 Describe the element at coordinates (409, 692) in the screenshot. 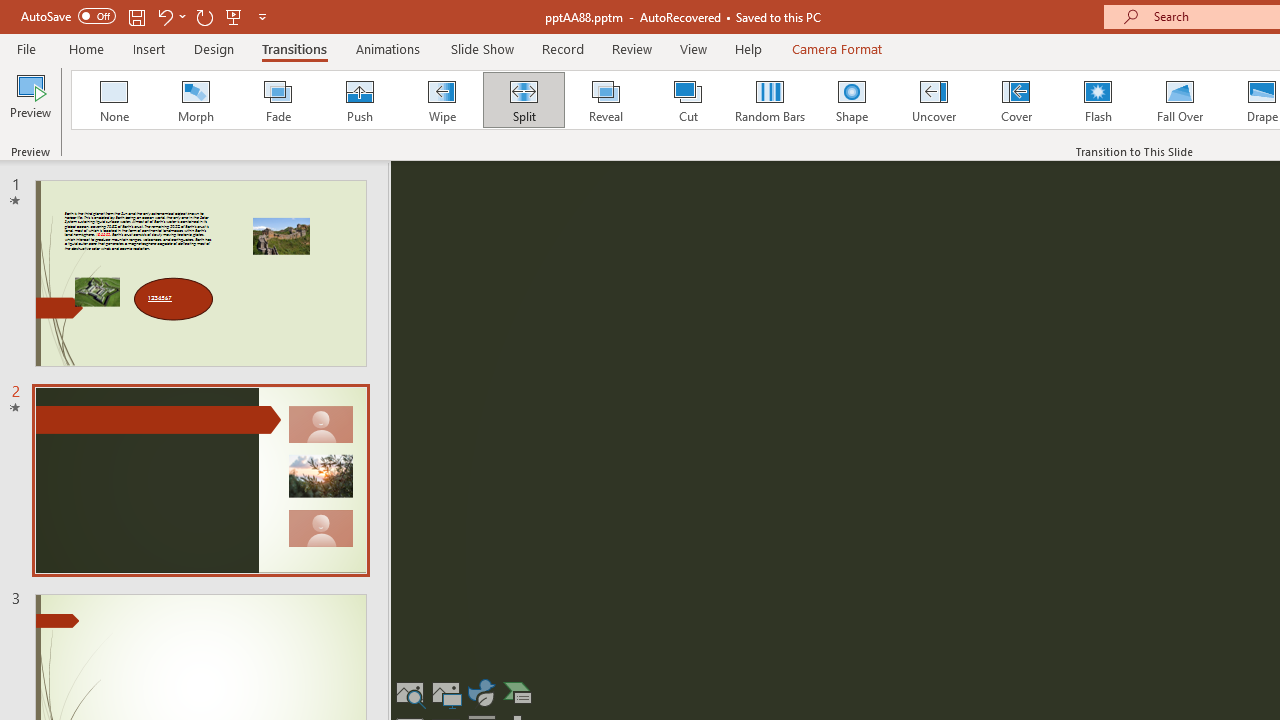

I see `'Stock Images'` at that location.